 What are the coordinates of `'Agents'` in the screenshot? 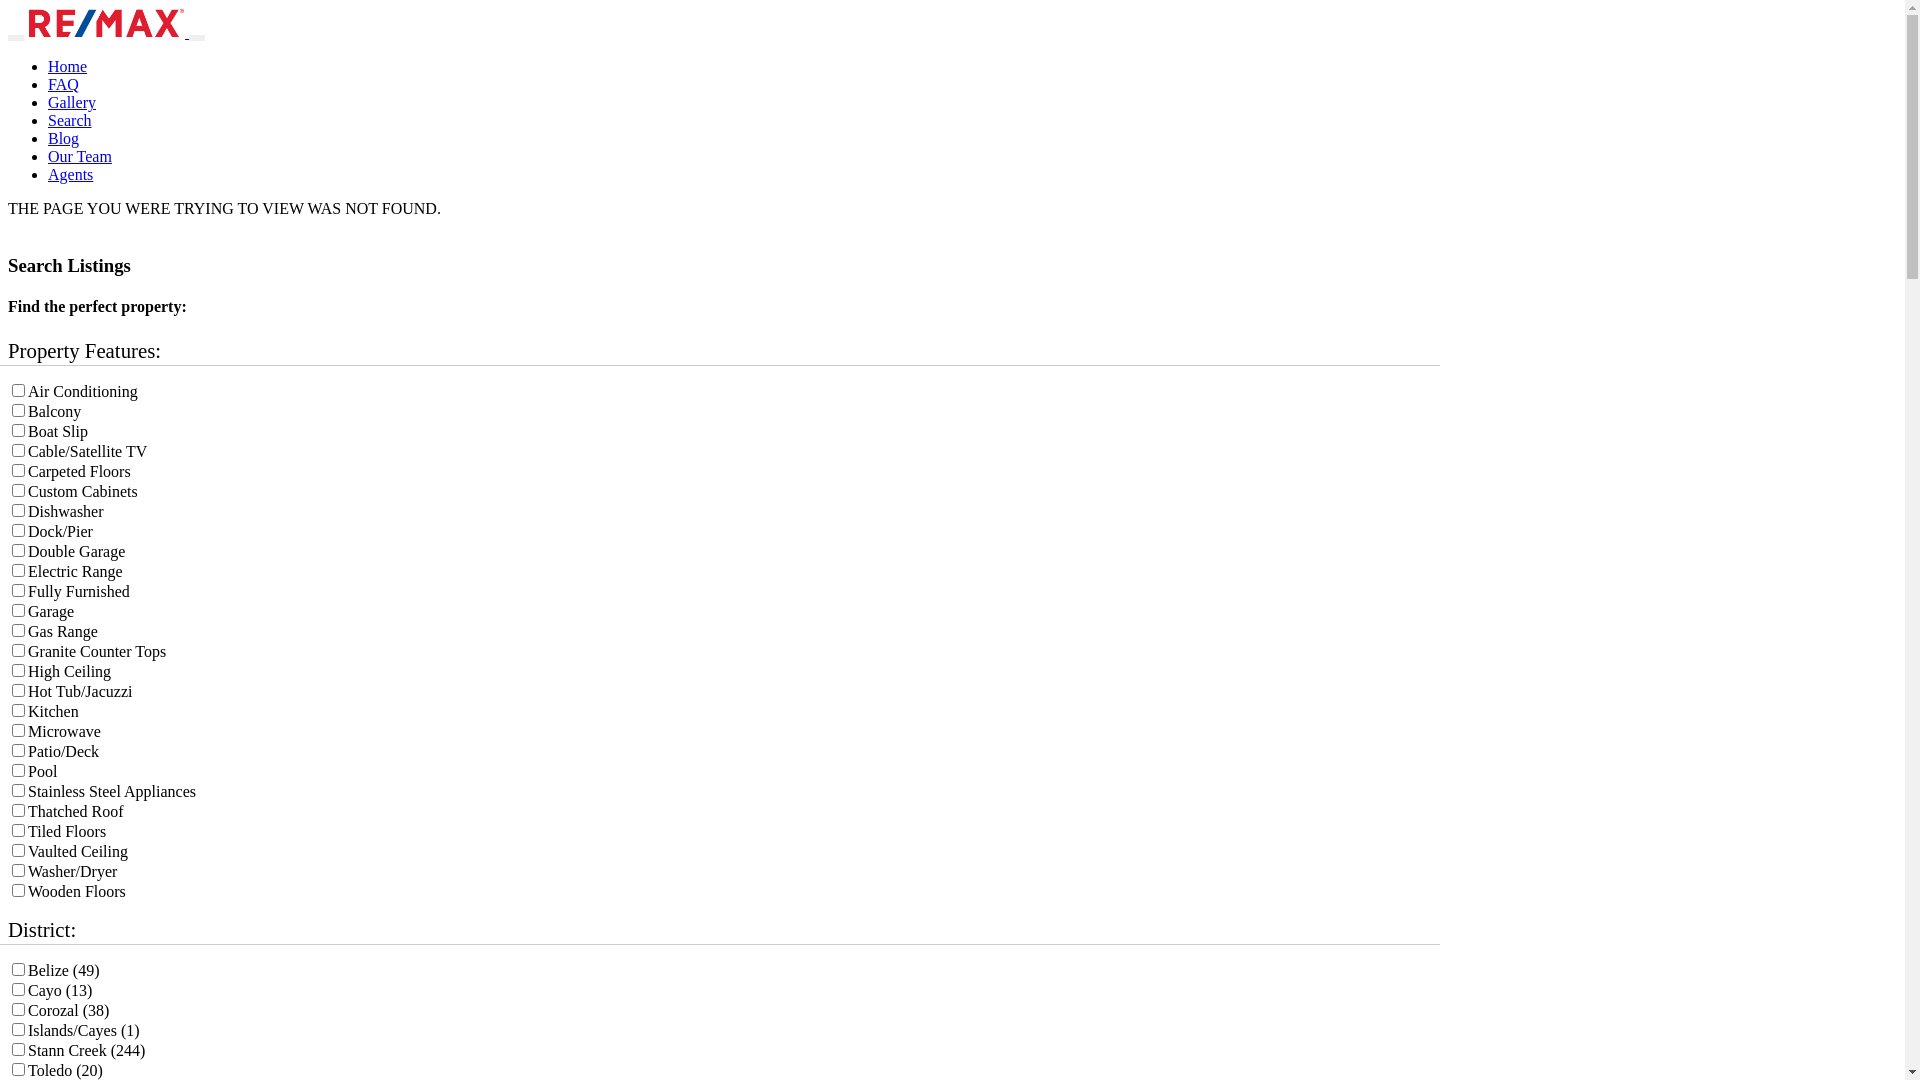 It's located at (70, 173).